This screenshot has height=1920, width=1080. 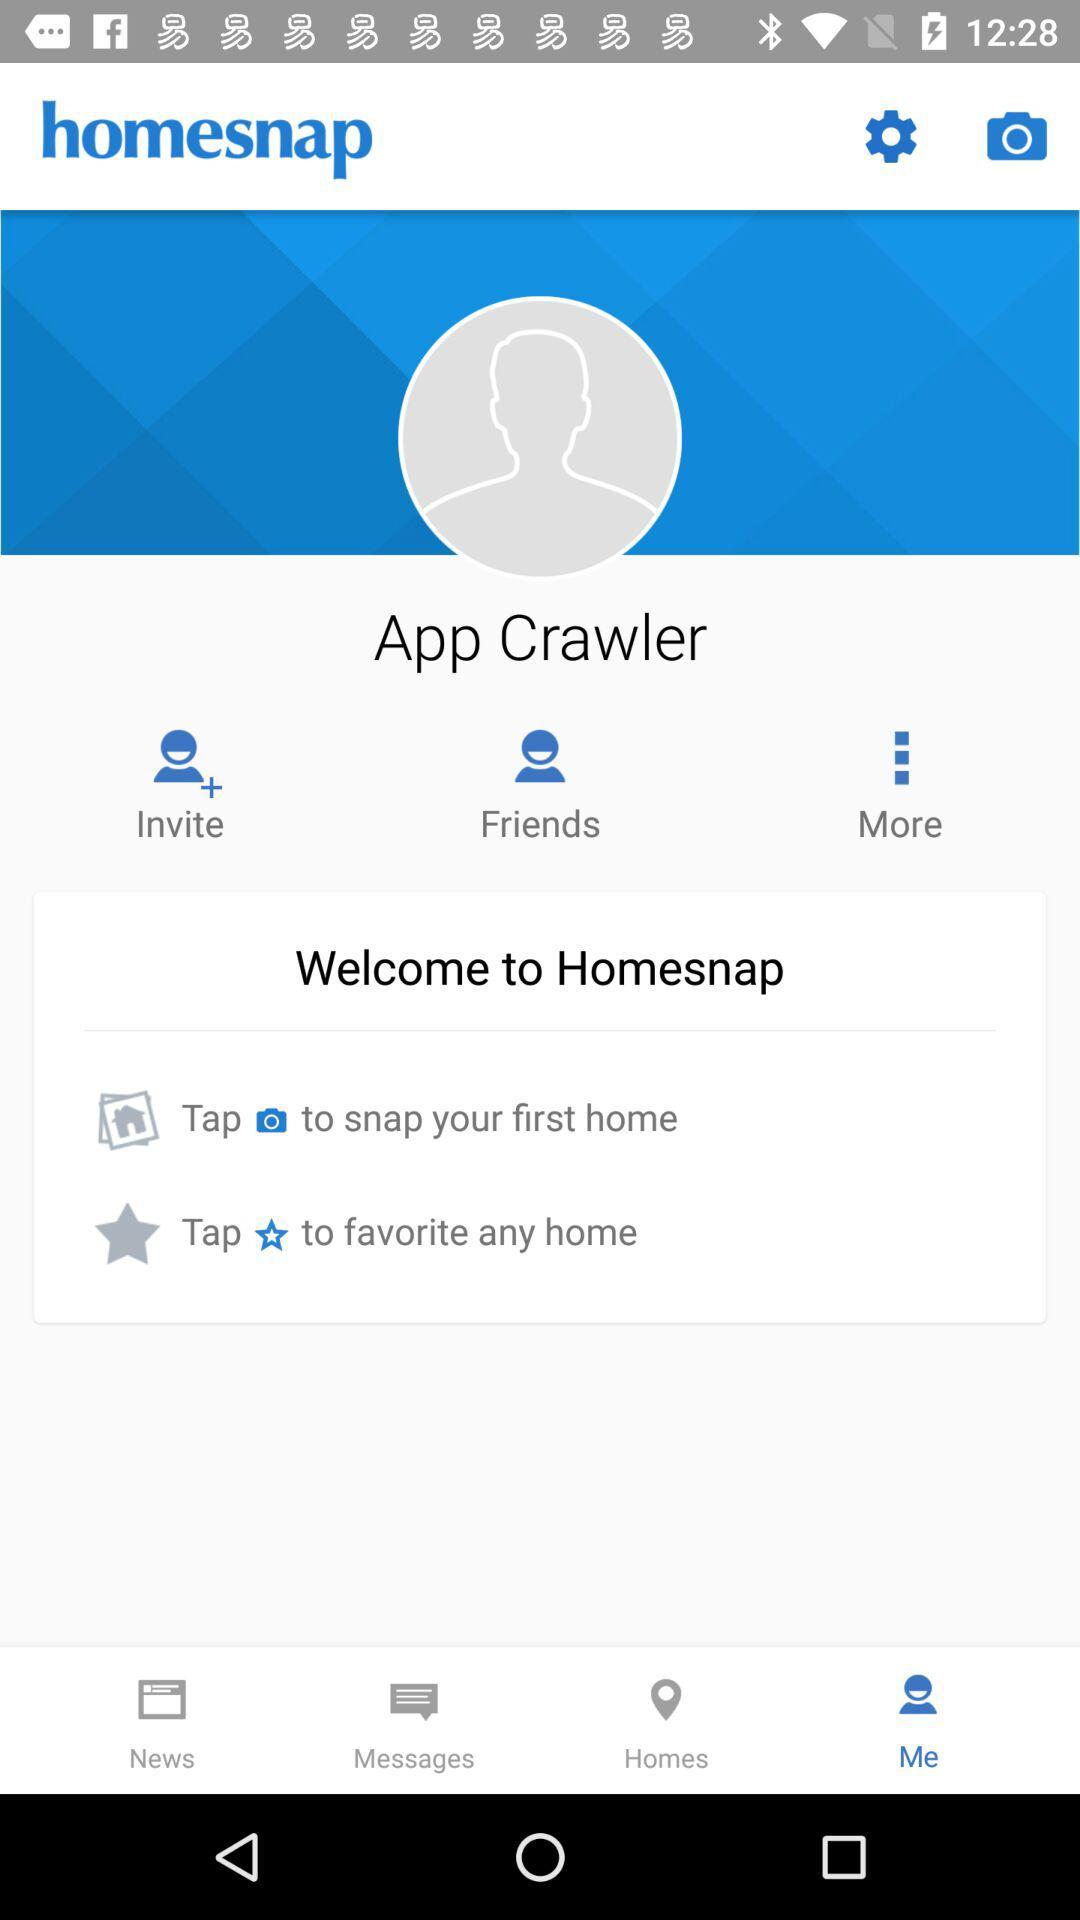 I want to click on the icon above invite icon, so click(x=540, y=634).